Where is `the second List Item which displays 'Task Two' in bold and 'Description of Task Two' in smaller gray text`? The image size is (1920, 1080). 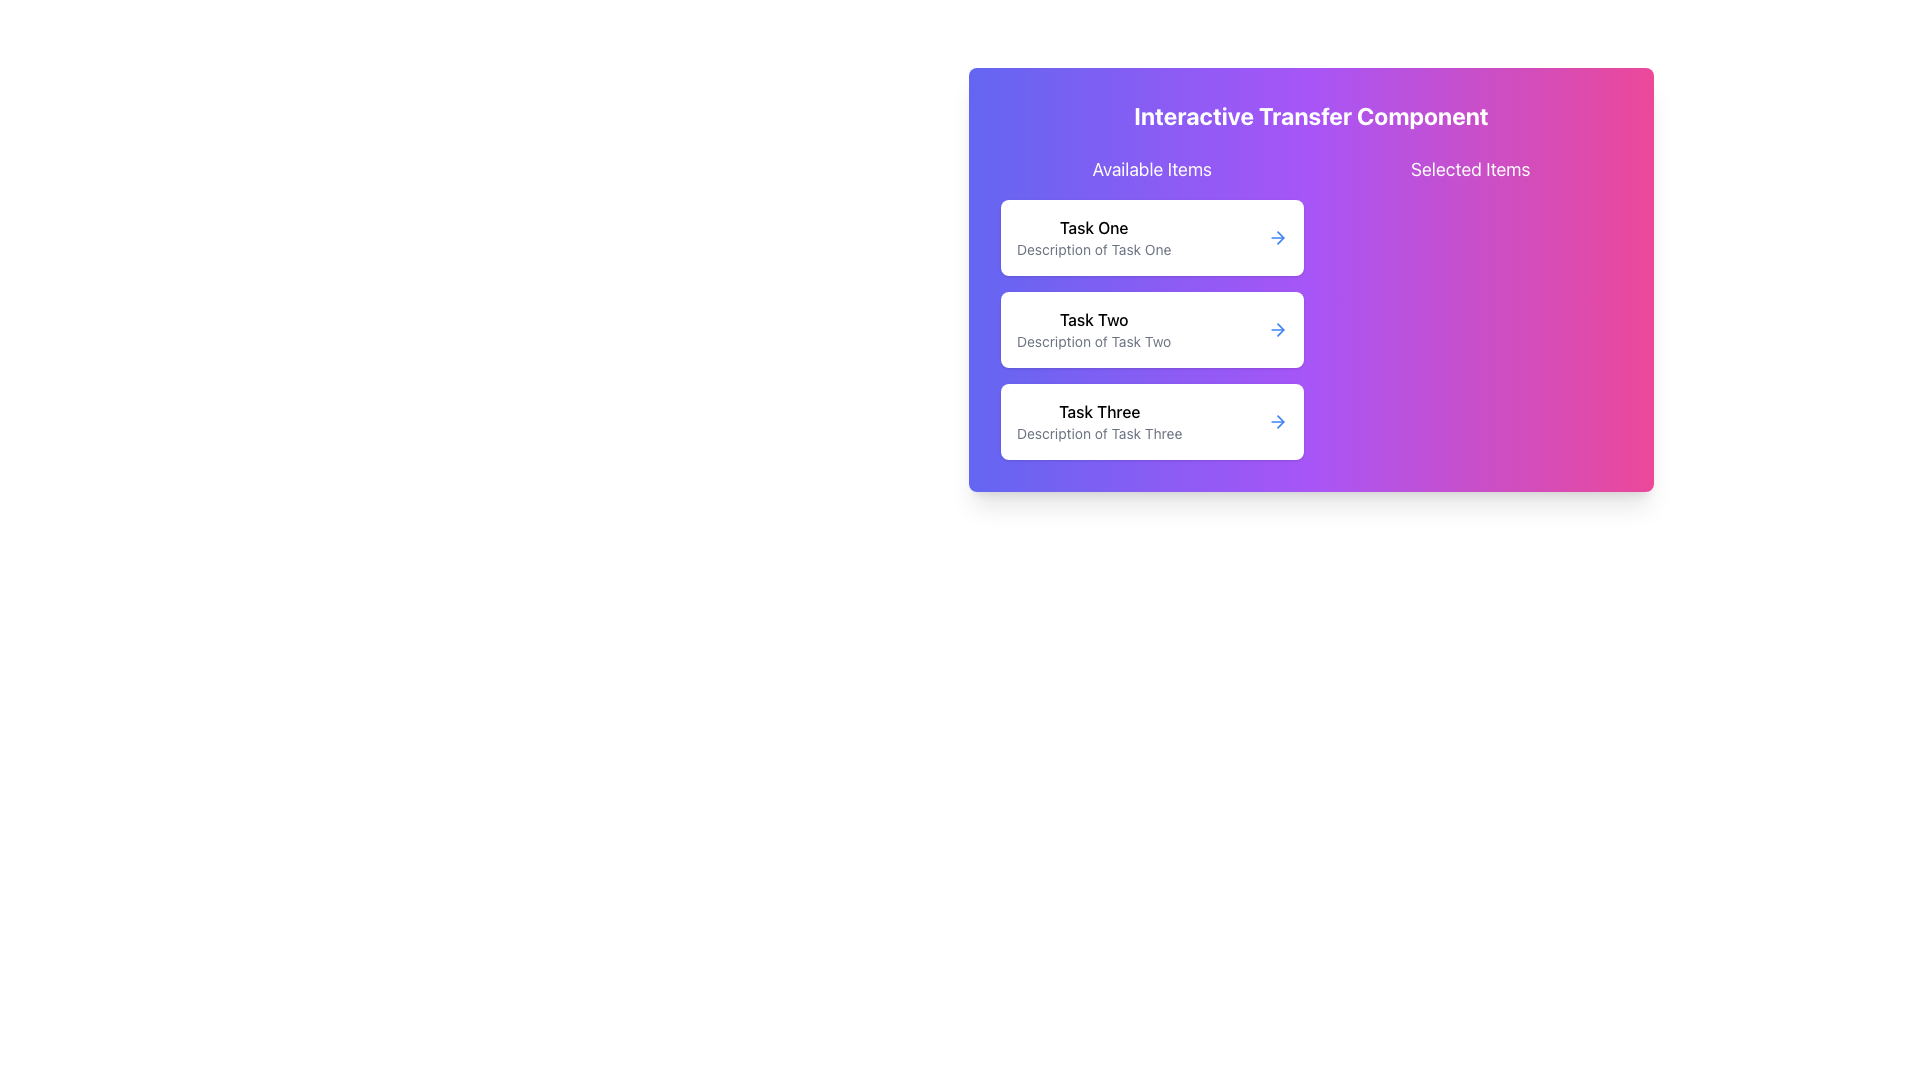
the second List Item which displays 'Task Two' in bold and 'Description of Task Two' in smaller gray text is located at coordinates (1093, 329).